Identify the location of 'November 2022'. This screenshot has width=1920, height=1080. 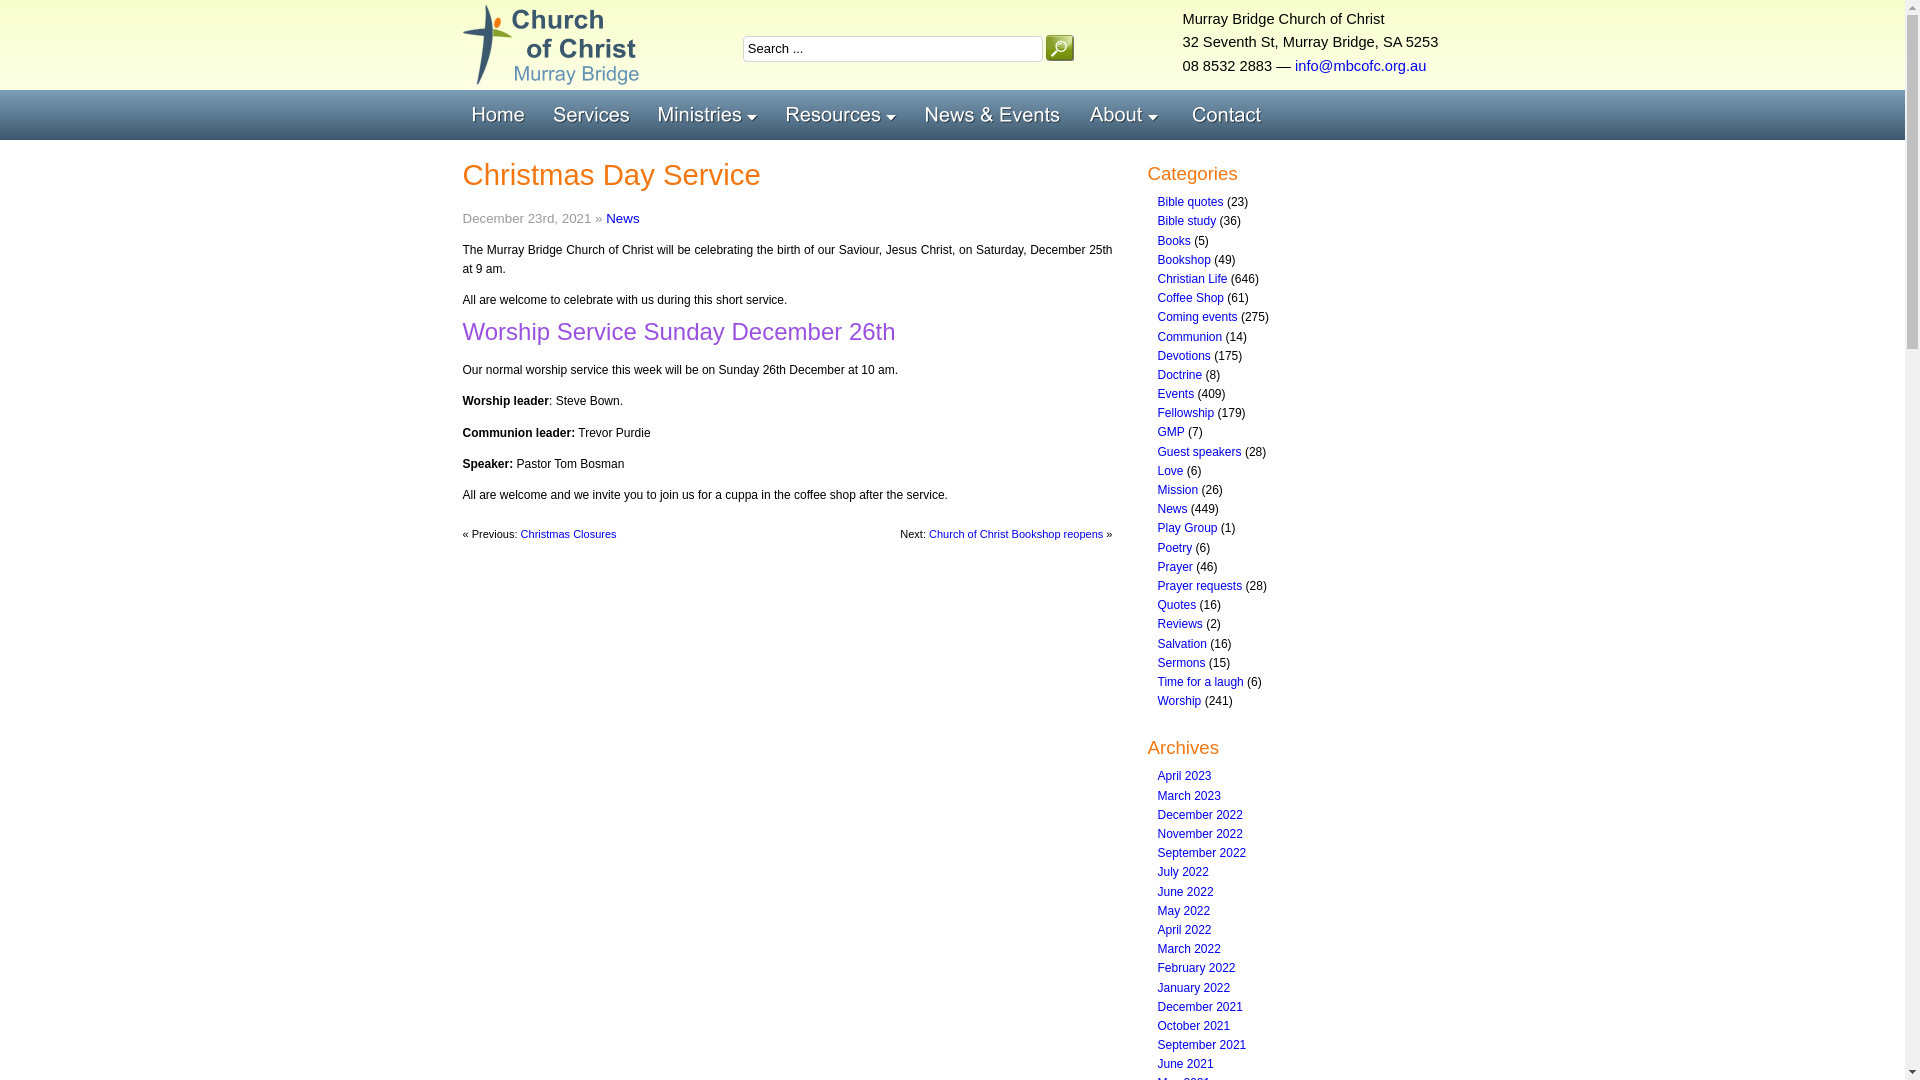
(1200, 833).